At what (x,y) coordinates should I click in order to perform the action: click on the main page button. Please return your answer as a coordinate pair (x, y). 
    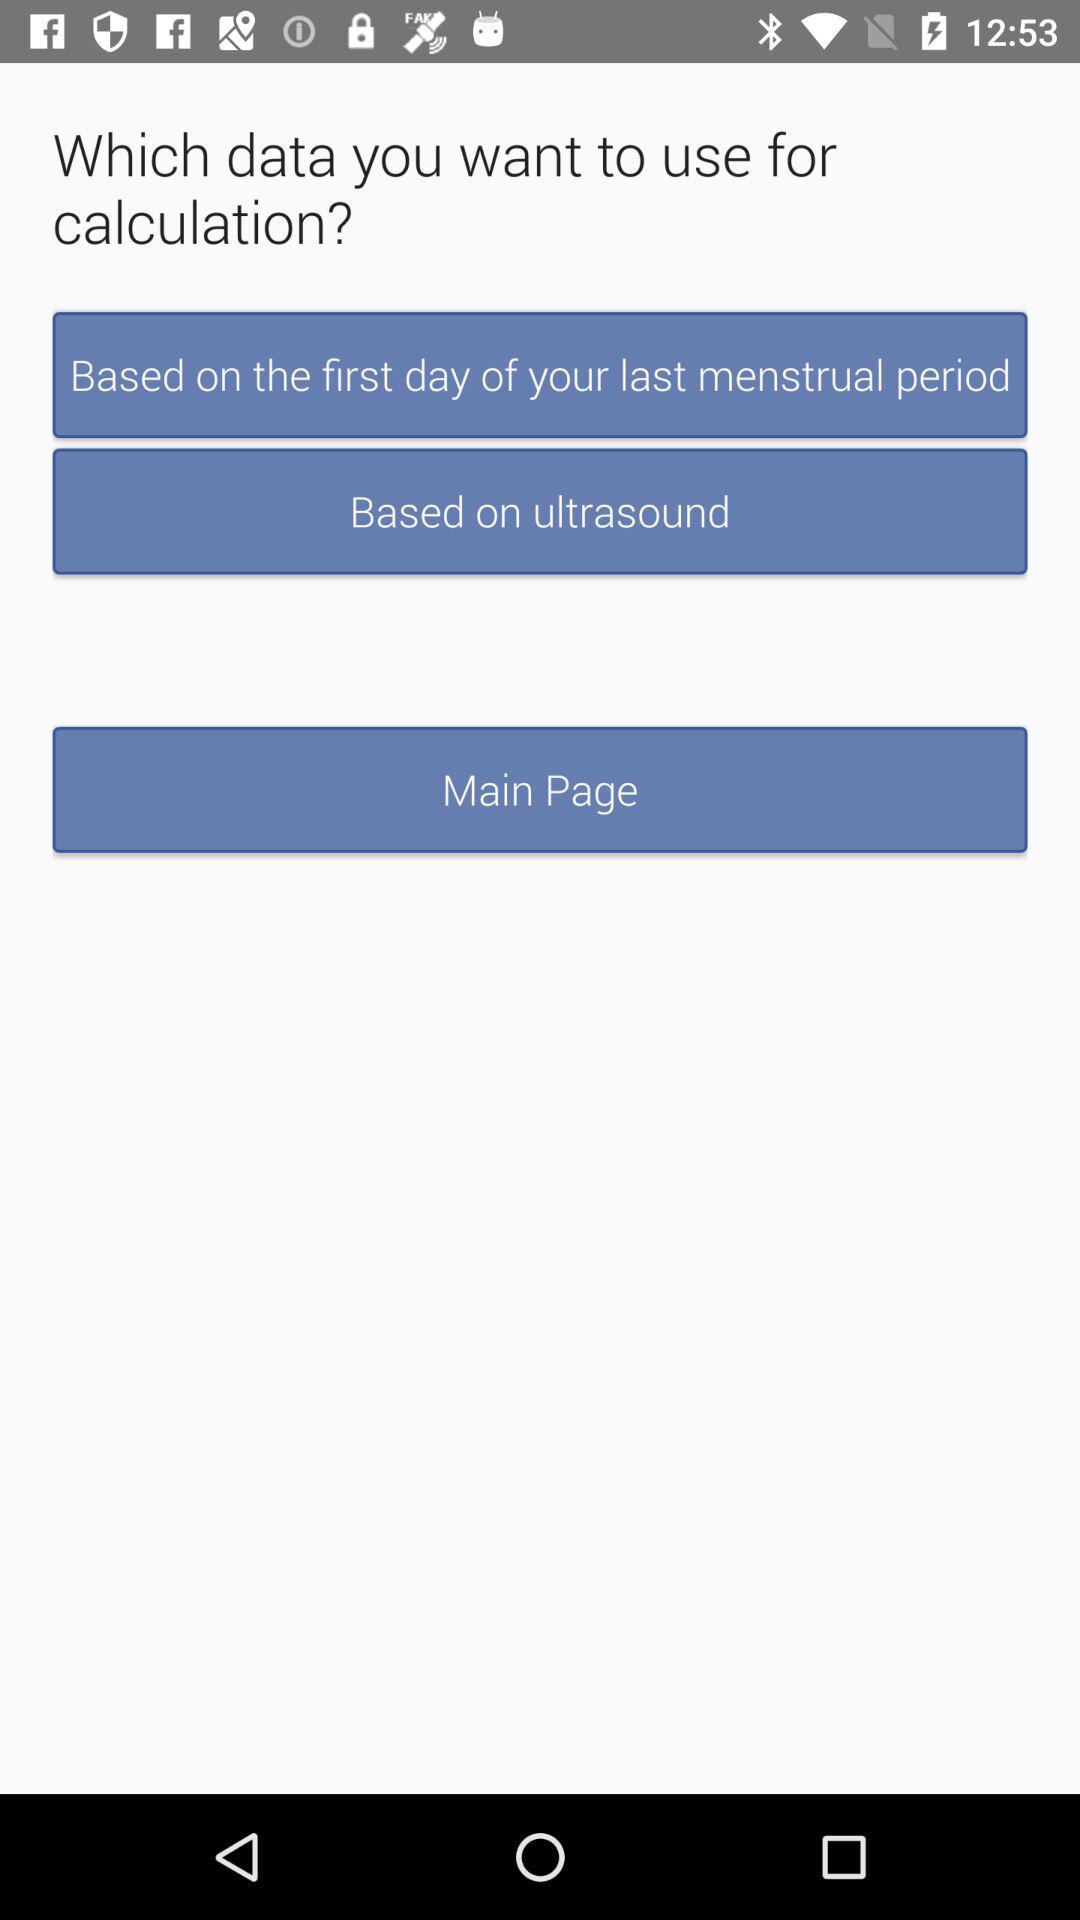
    Looking at the image, I should click on (540, 788).